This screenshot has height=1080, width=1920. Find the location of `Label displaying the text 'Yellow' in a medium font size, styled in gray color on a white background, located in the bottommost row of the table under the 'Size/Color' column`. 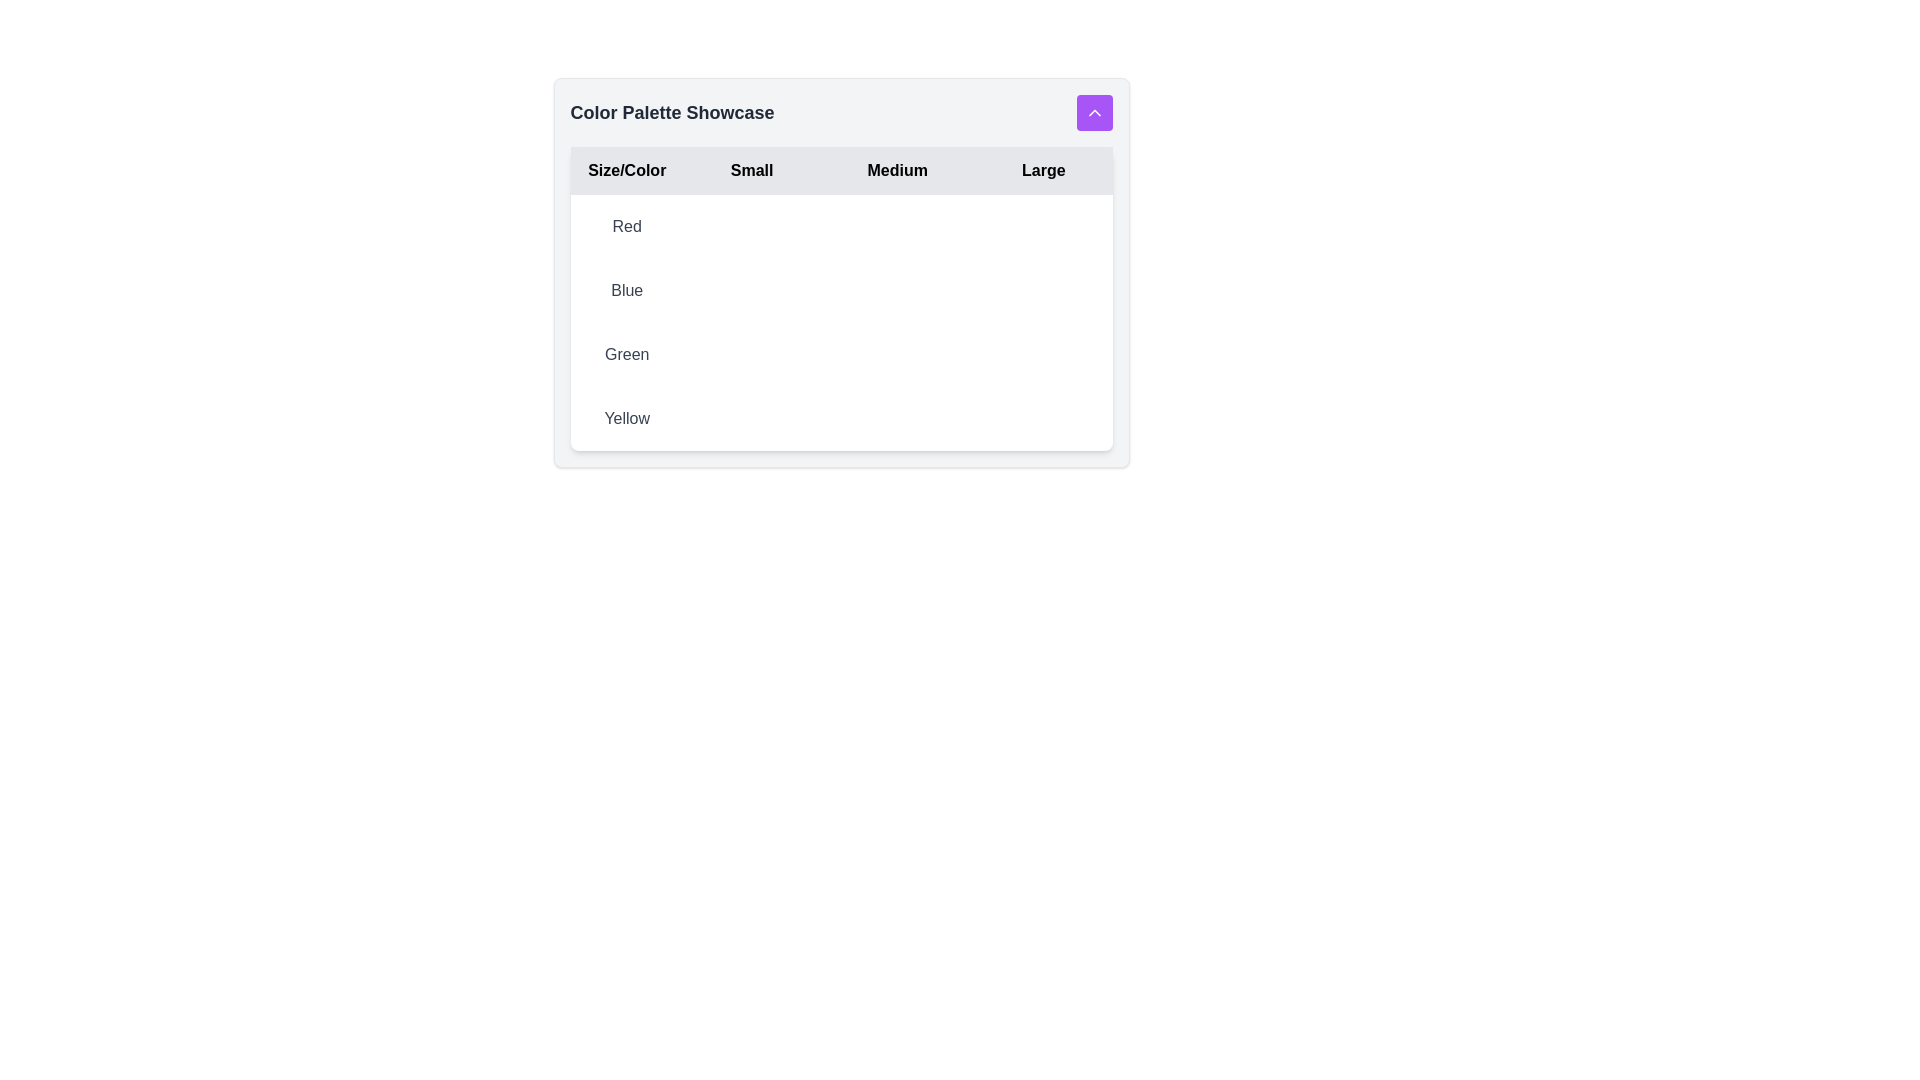

Label displaying the text 'Yellow' in a medium font size, styled in gray color on a white background, located in the bottommost row of the table under the 'Size/Color' column is located at coordinates (626, 418).